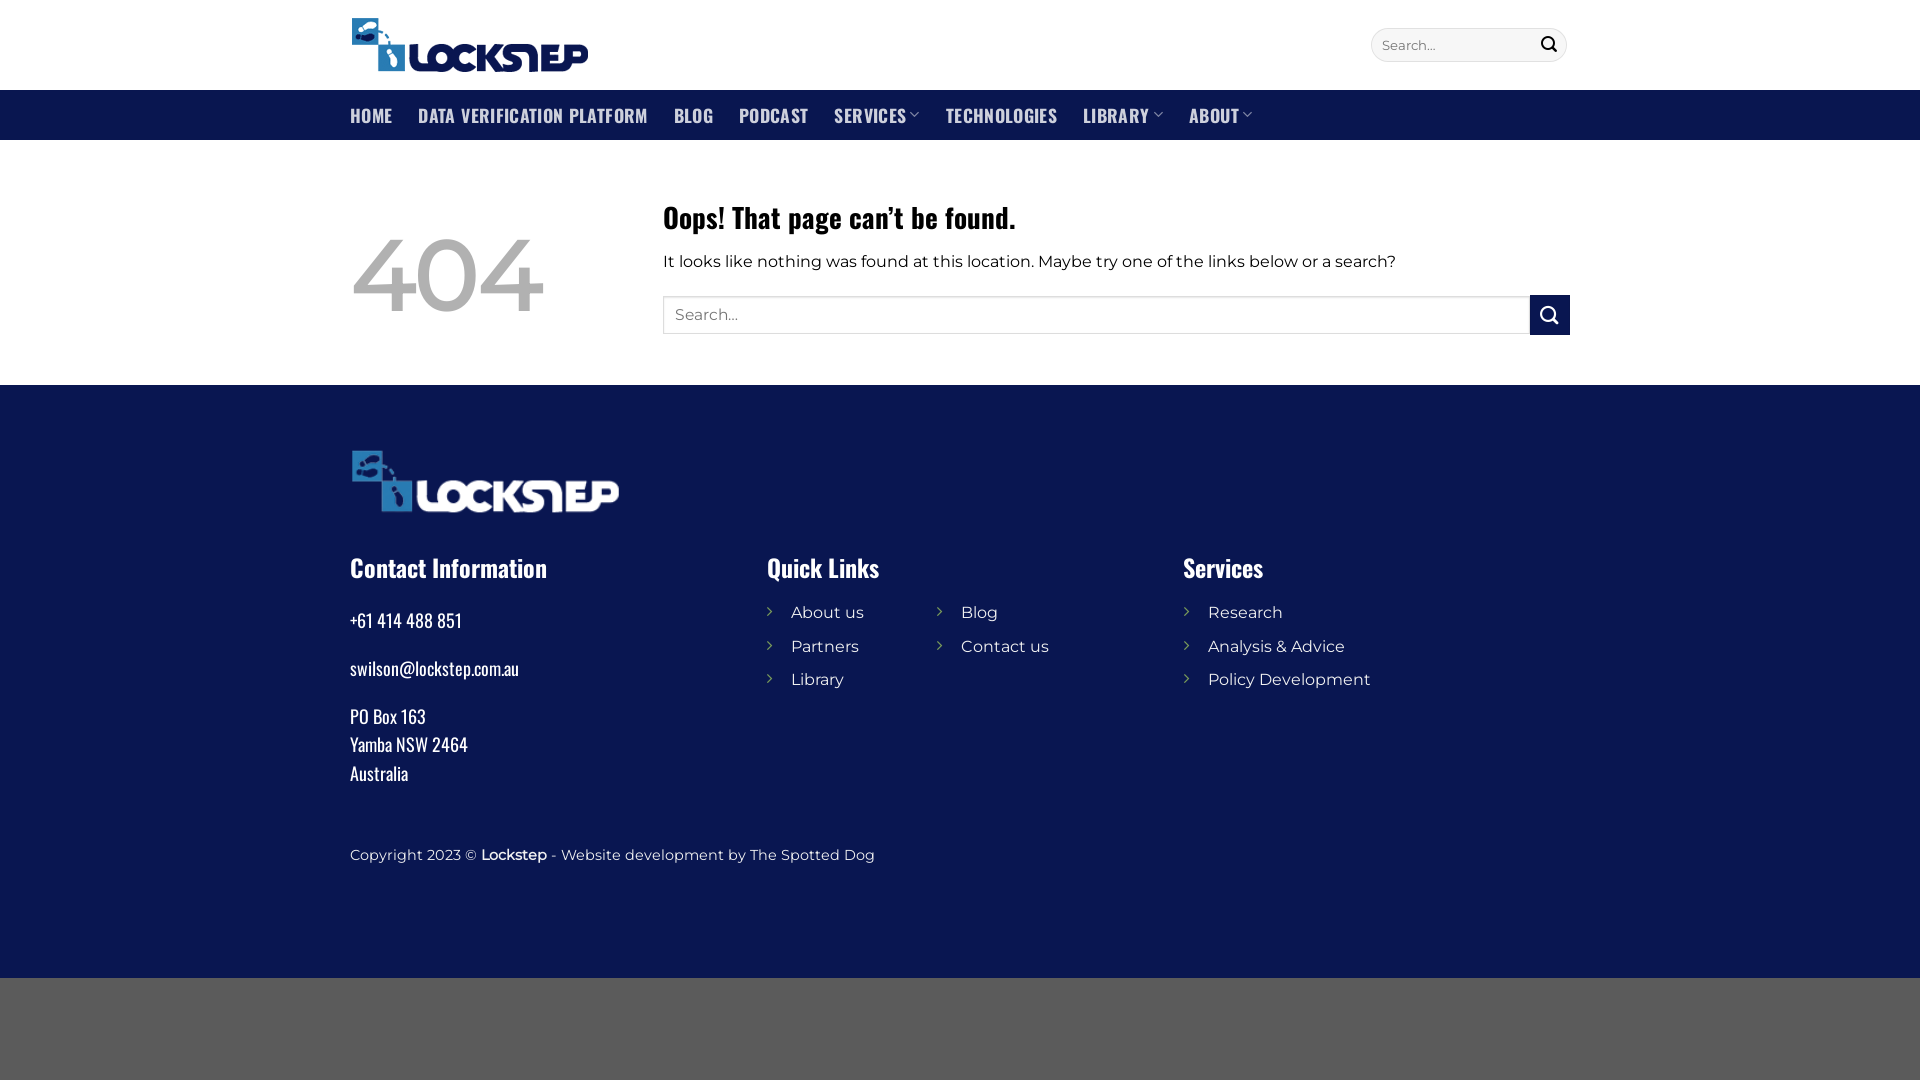 The image size is (1920, 1080). I want to click on 'Research', so click(1207, 611).